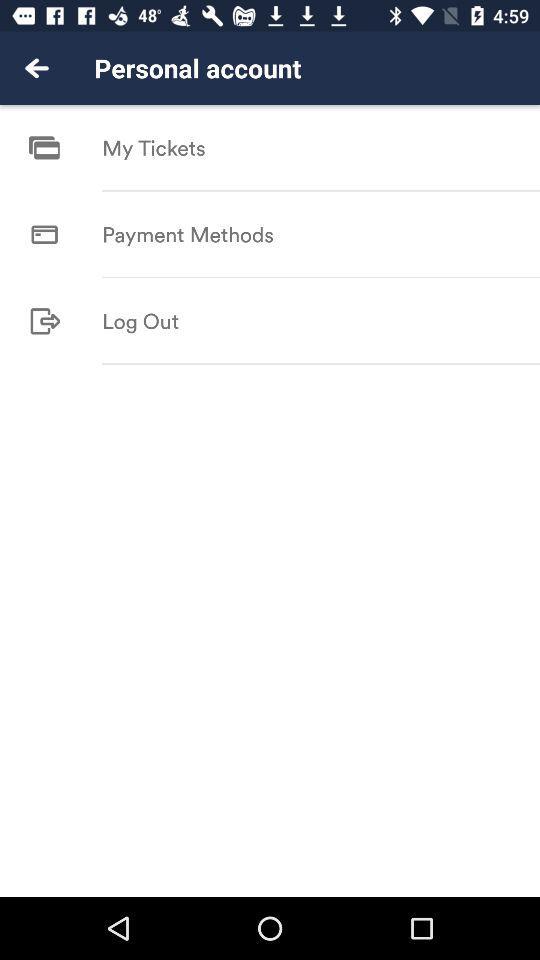 The height and width of the screenshot is (960, 540). What do you see at coordinates (139, 321) in the screenshot?
I see `log out icon` at bounding box center [139, 321].